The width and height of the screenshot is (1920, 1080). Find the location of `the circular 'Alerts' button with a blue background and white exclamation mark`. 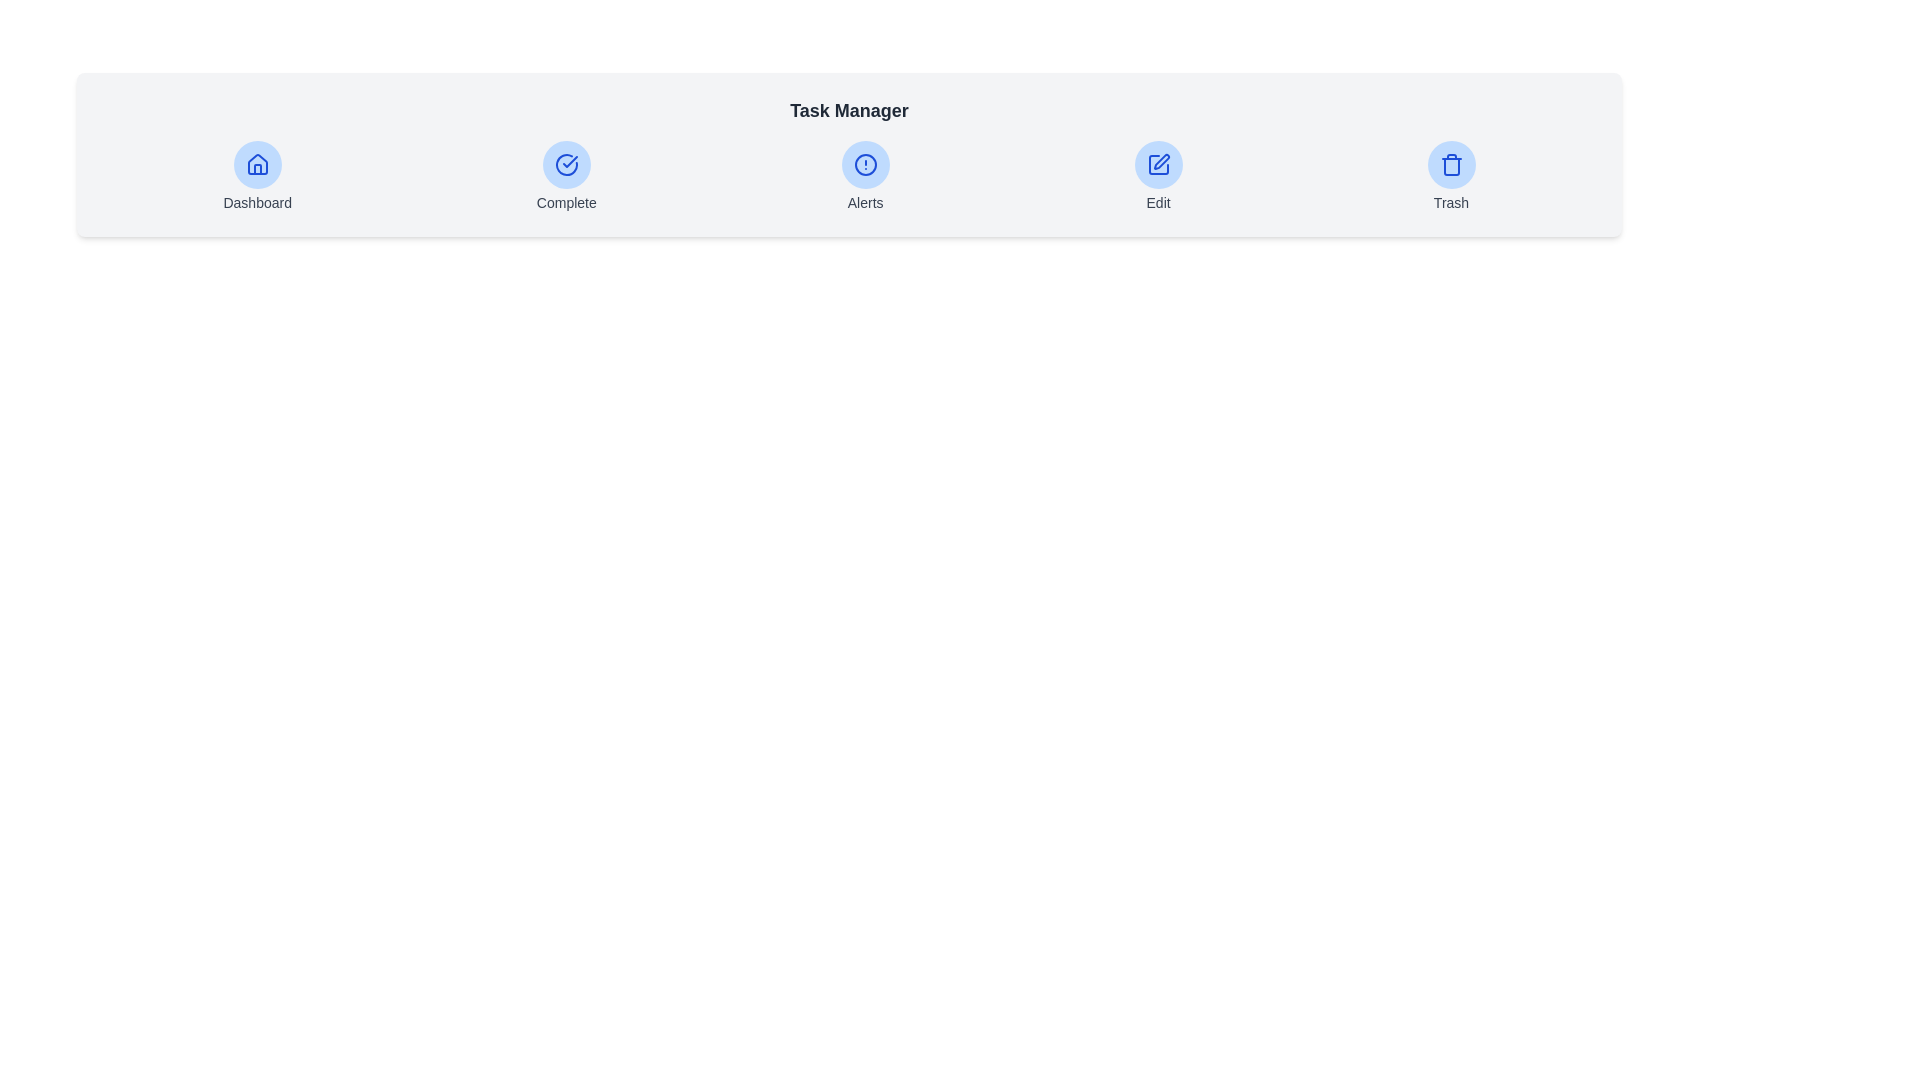

the circular 'Alerts' button with a blue background and white exclamation mark is located at coordinates (865, 176).